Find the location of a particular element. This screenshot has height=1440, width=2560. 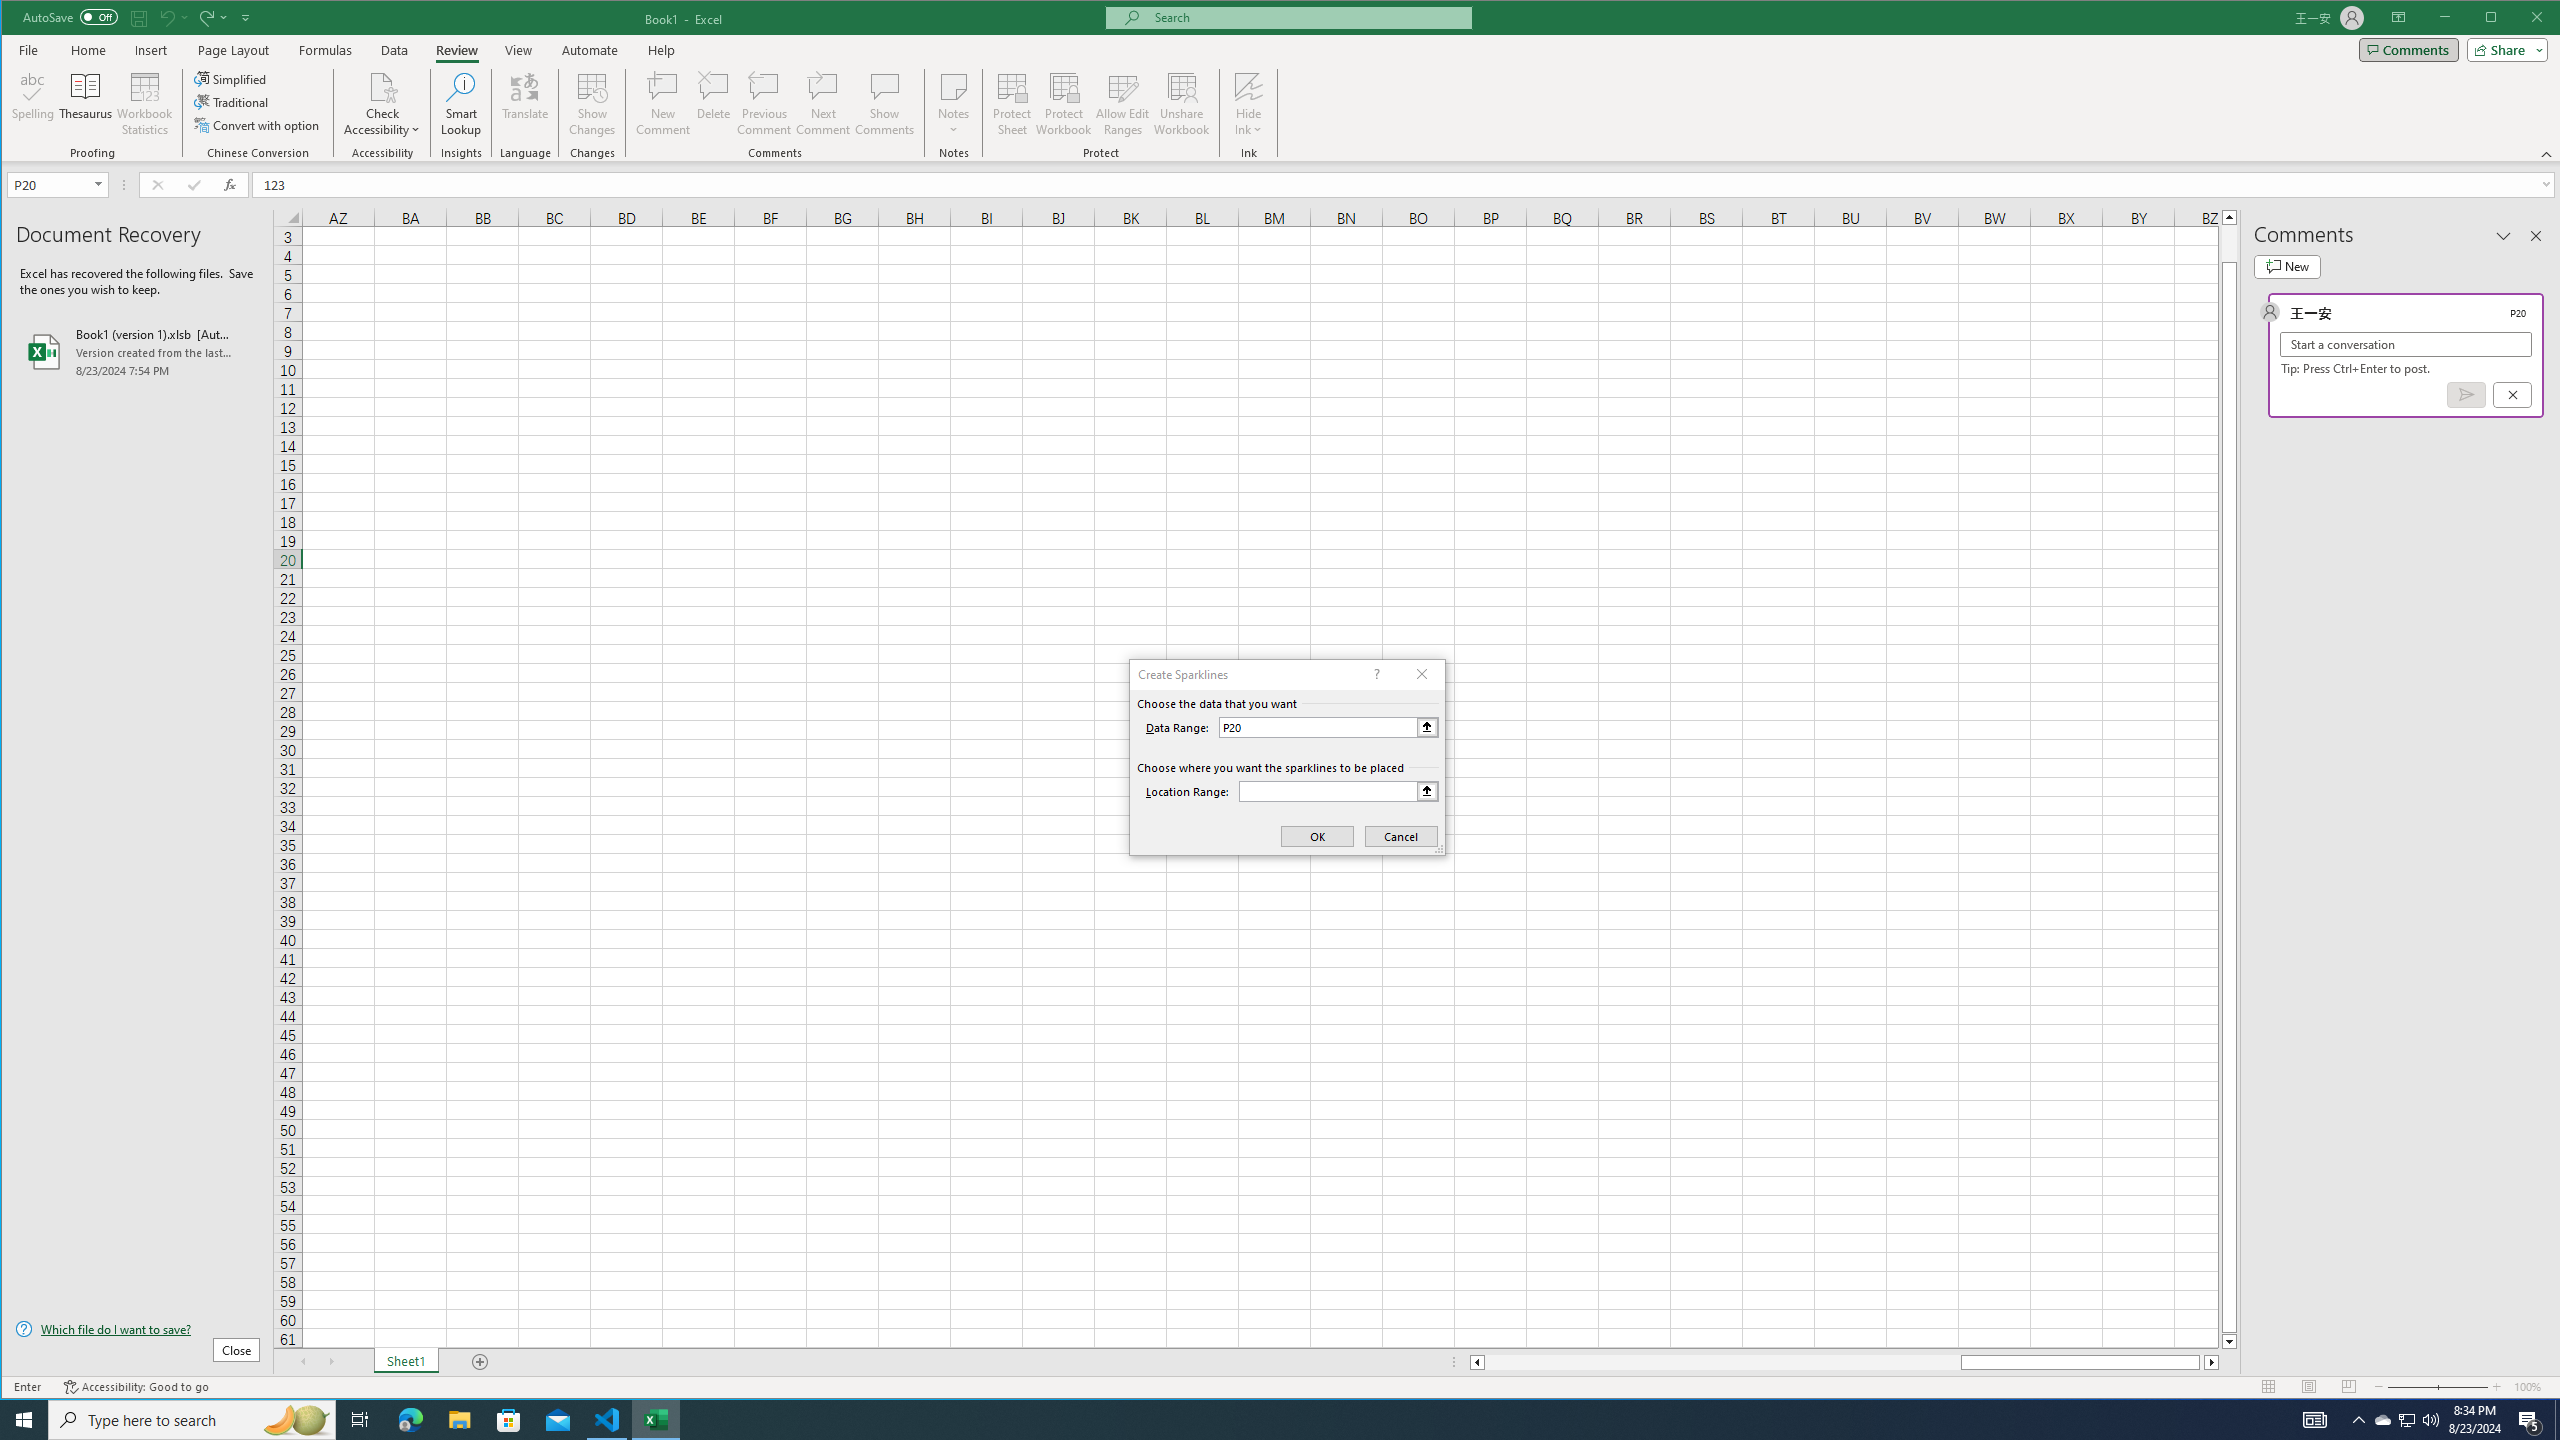

'Spelling...' is located at coordinates (32, 103).